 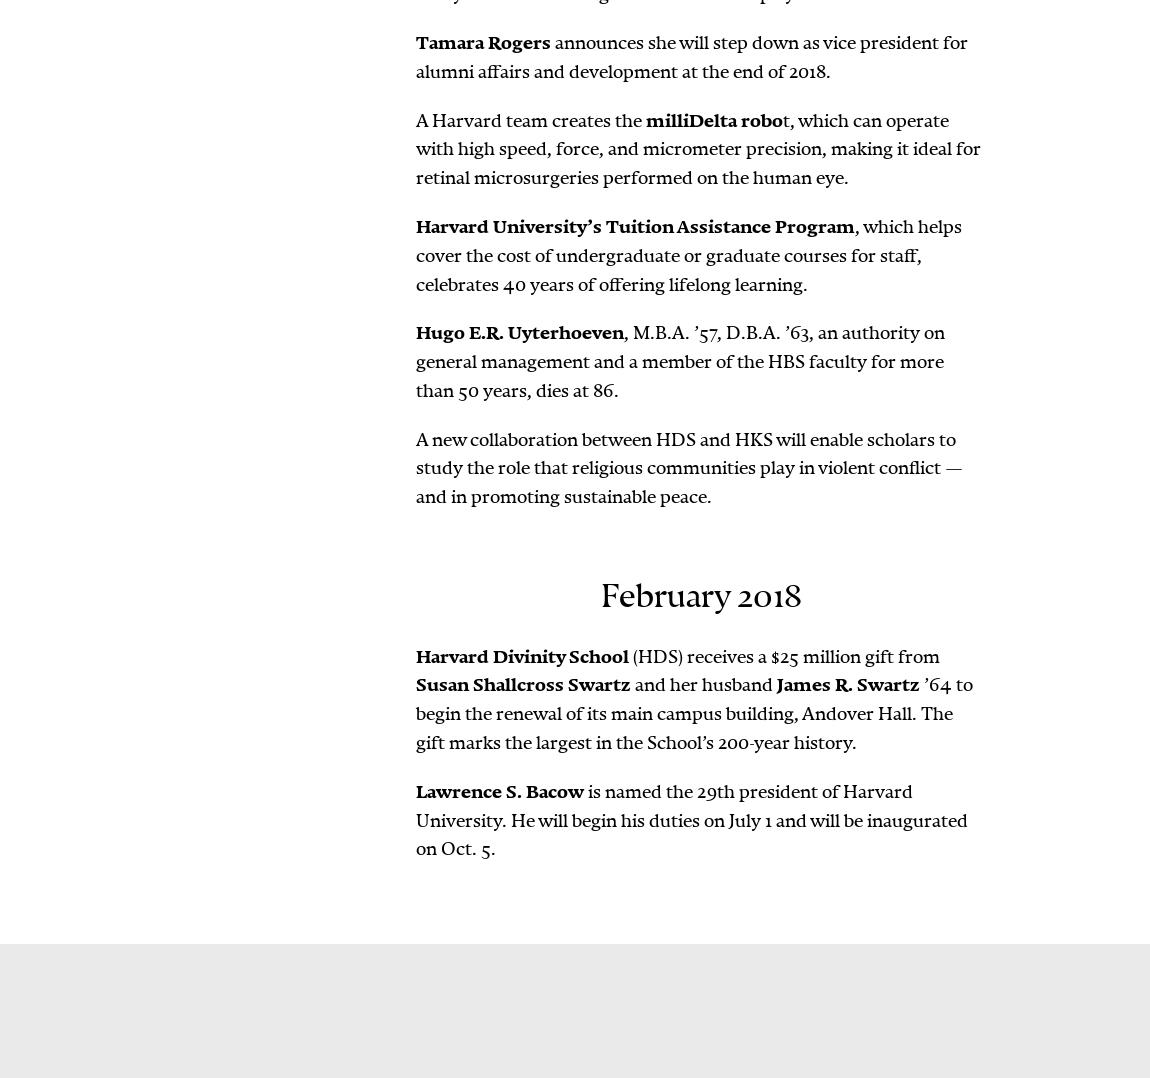 I want to click on 'James R. Swartz', so click(x=847, y=684).